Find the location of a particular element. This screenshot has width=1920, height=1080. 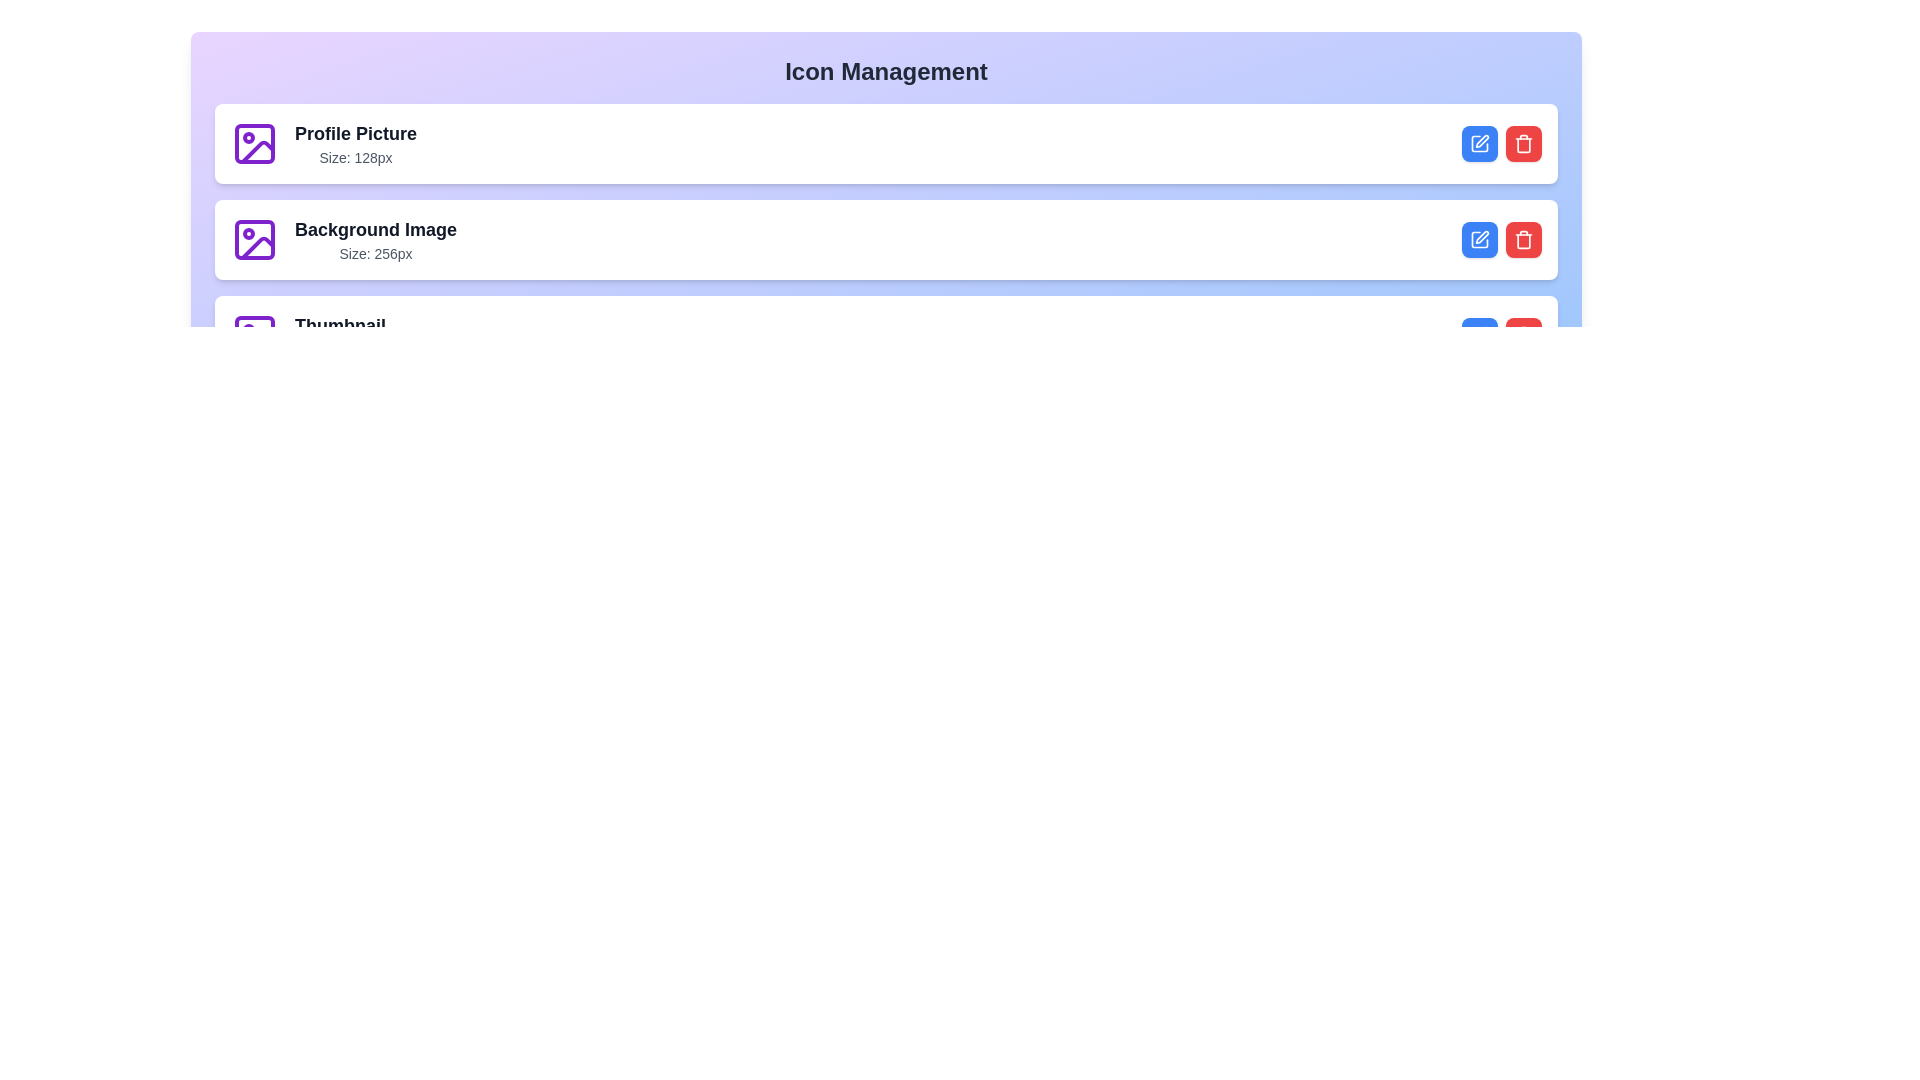

the small blue square icon with a pen graphic in the center is located at coordinates (1479, 142).